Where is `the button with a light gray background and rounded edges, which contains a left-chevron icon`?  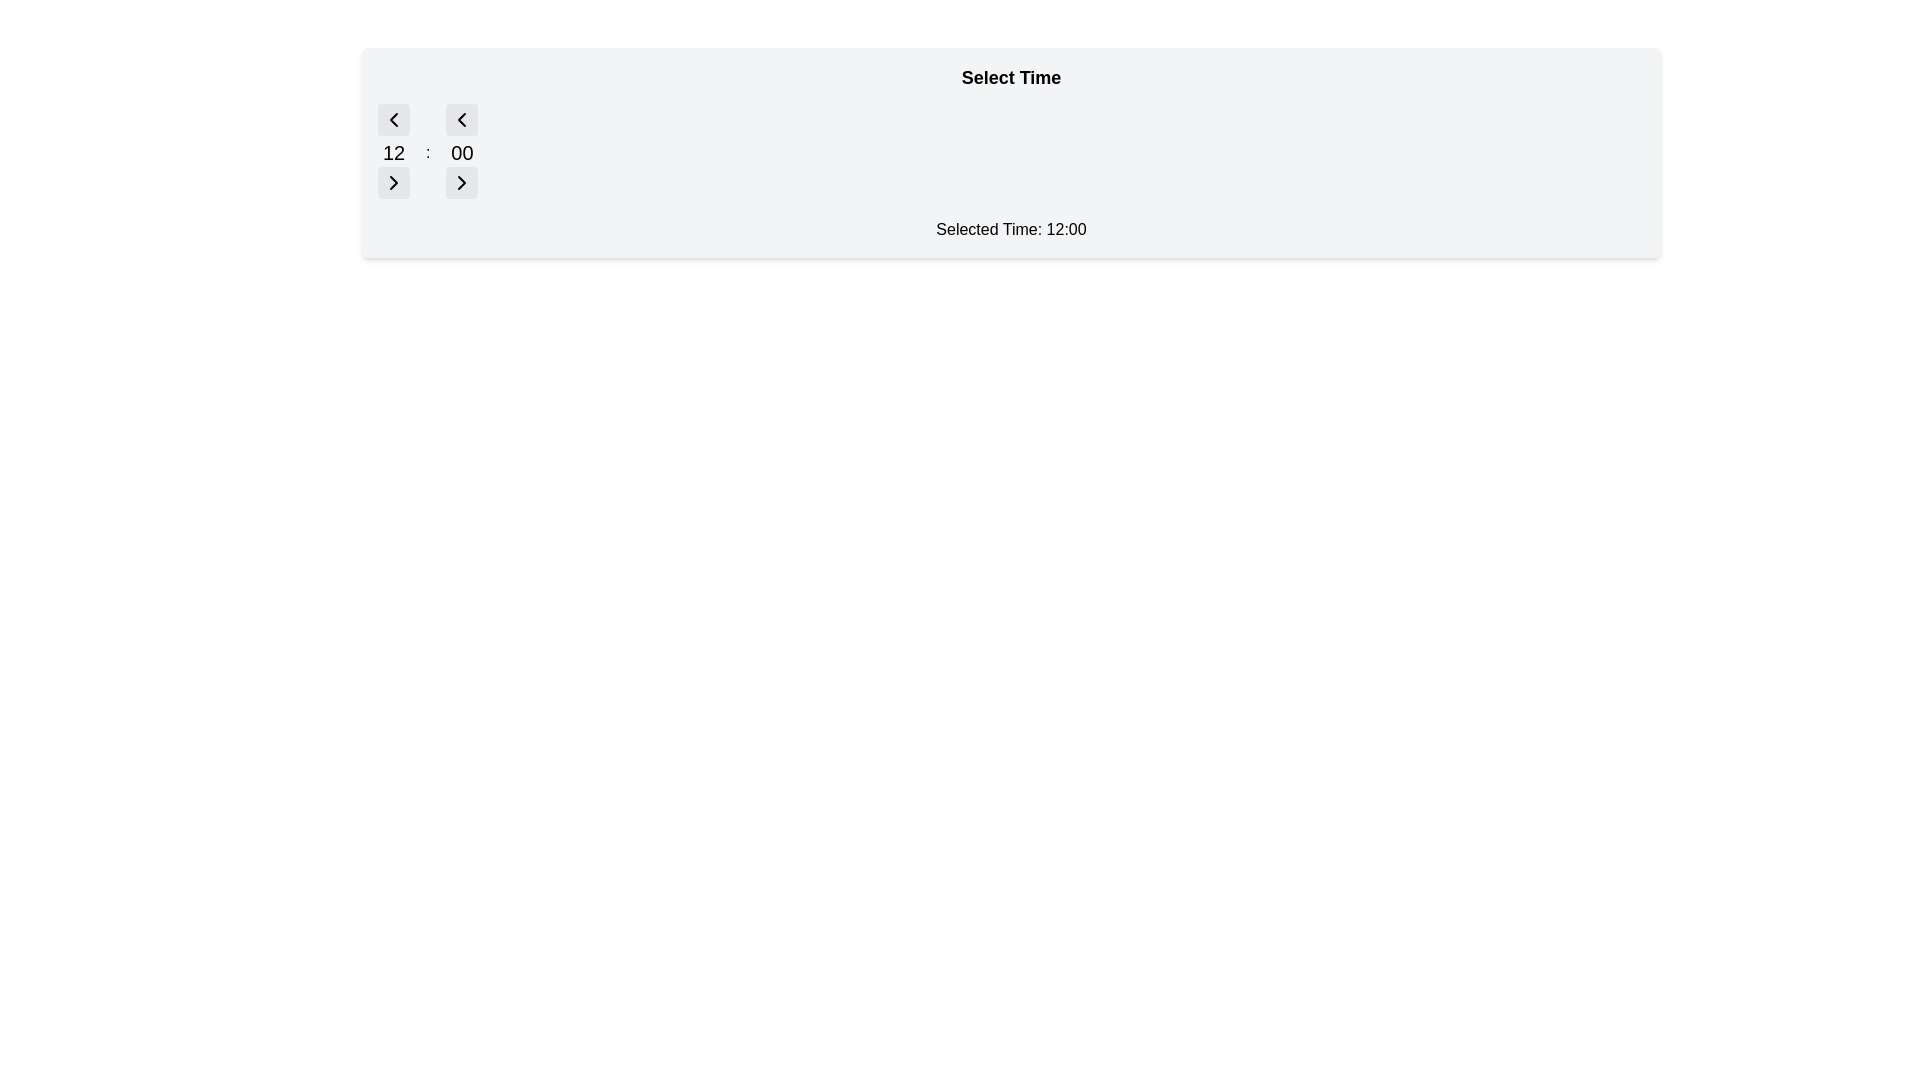
the button with a light gray background and rounded edges, which contains a left-chevron icon is located at coordinates (393, 119).